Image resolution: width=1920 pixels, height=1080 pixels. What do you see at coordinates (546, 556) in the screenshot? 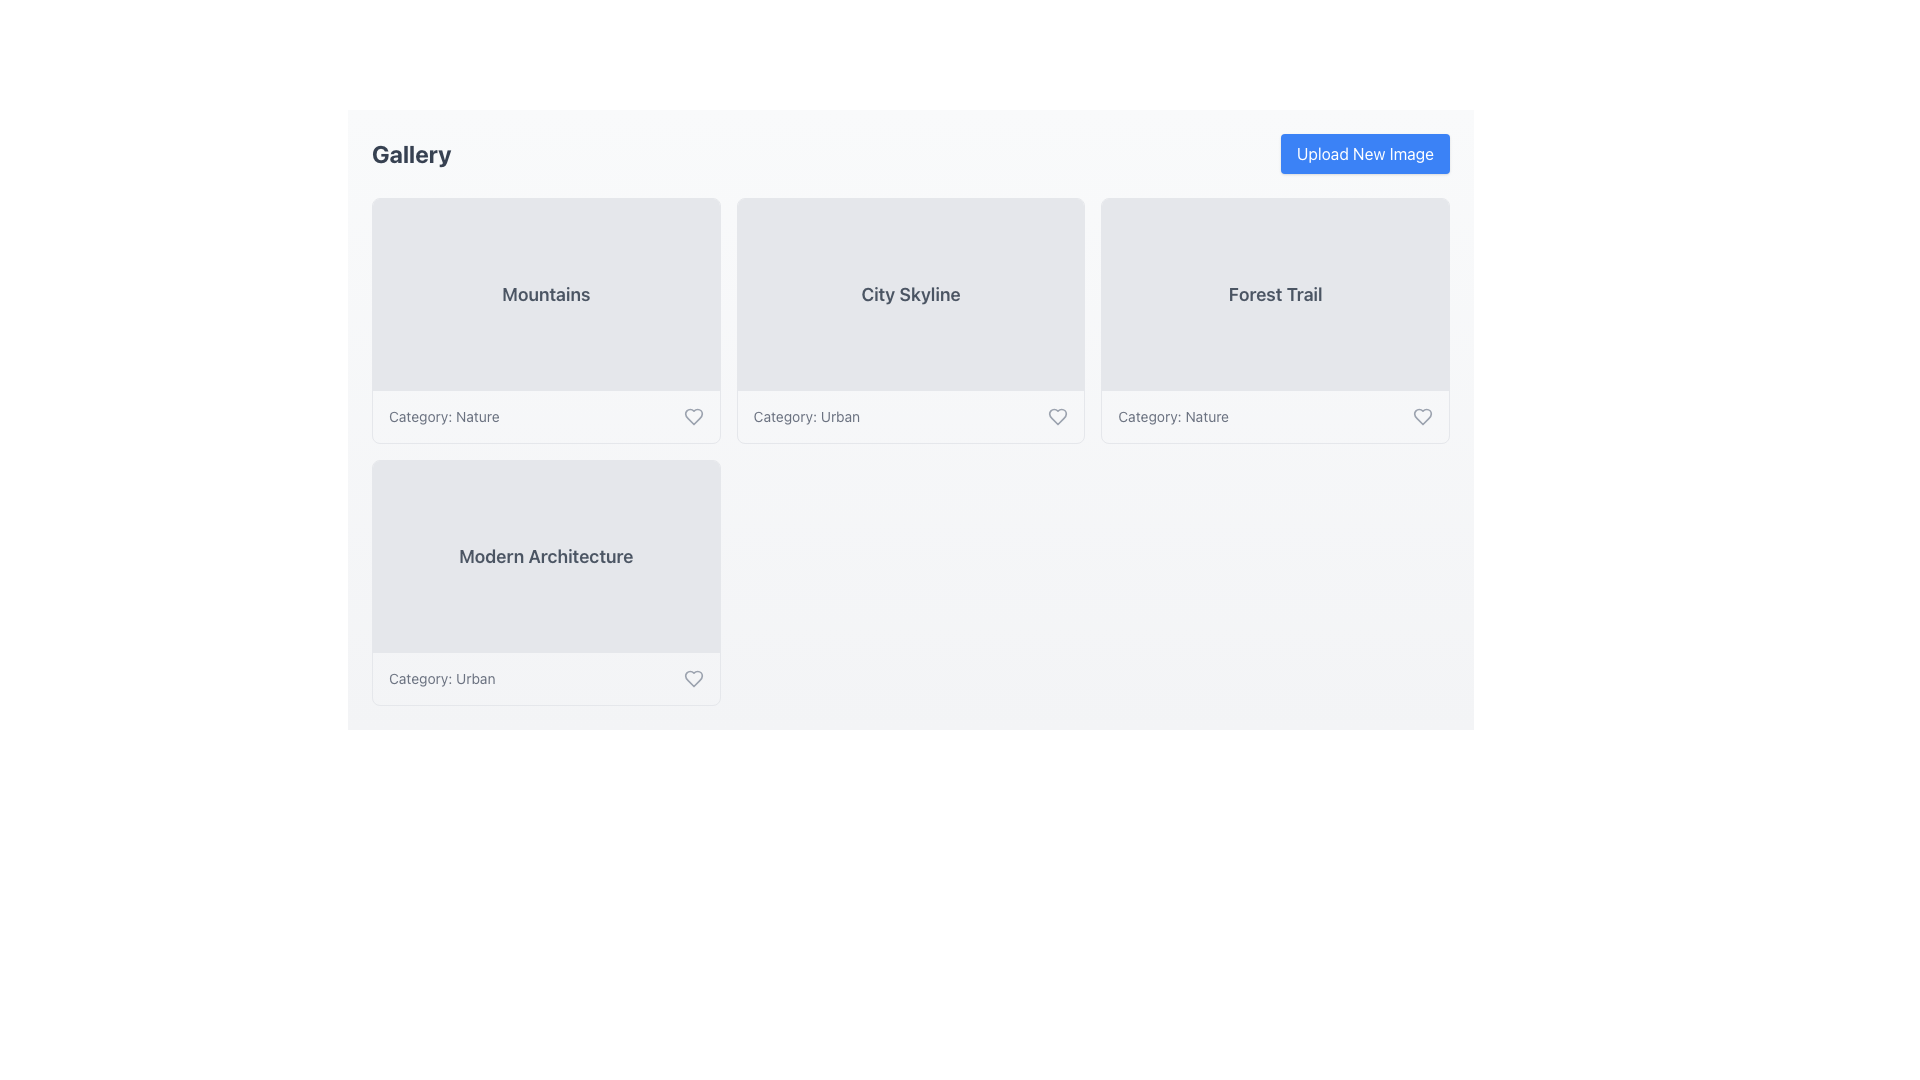
I see `the text label 'Modern Architecture' which is prominently displayed in bold gray font within the leftmost card of the second row in the grid of cards` at bounding box center [546, 556].